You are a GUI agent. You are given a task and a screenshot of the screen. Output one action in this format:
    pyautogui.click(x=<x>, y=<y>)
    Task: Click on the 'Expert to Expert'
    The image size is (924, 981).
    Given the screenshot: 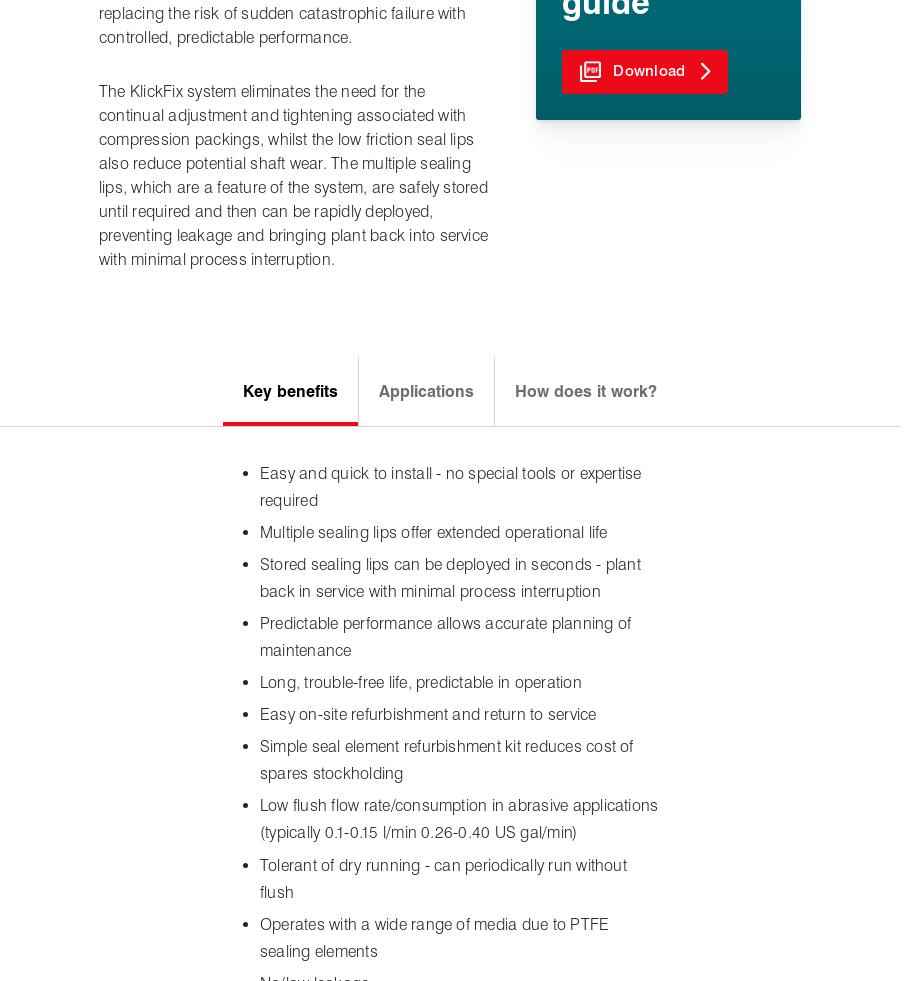 What is the action you would take?
    pyautogui.click(x=449, y=396)
    